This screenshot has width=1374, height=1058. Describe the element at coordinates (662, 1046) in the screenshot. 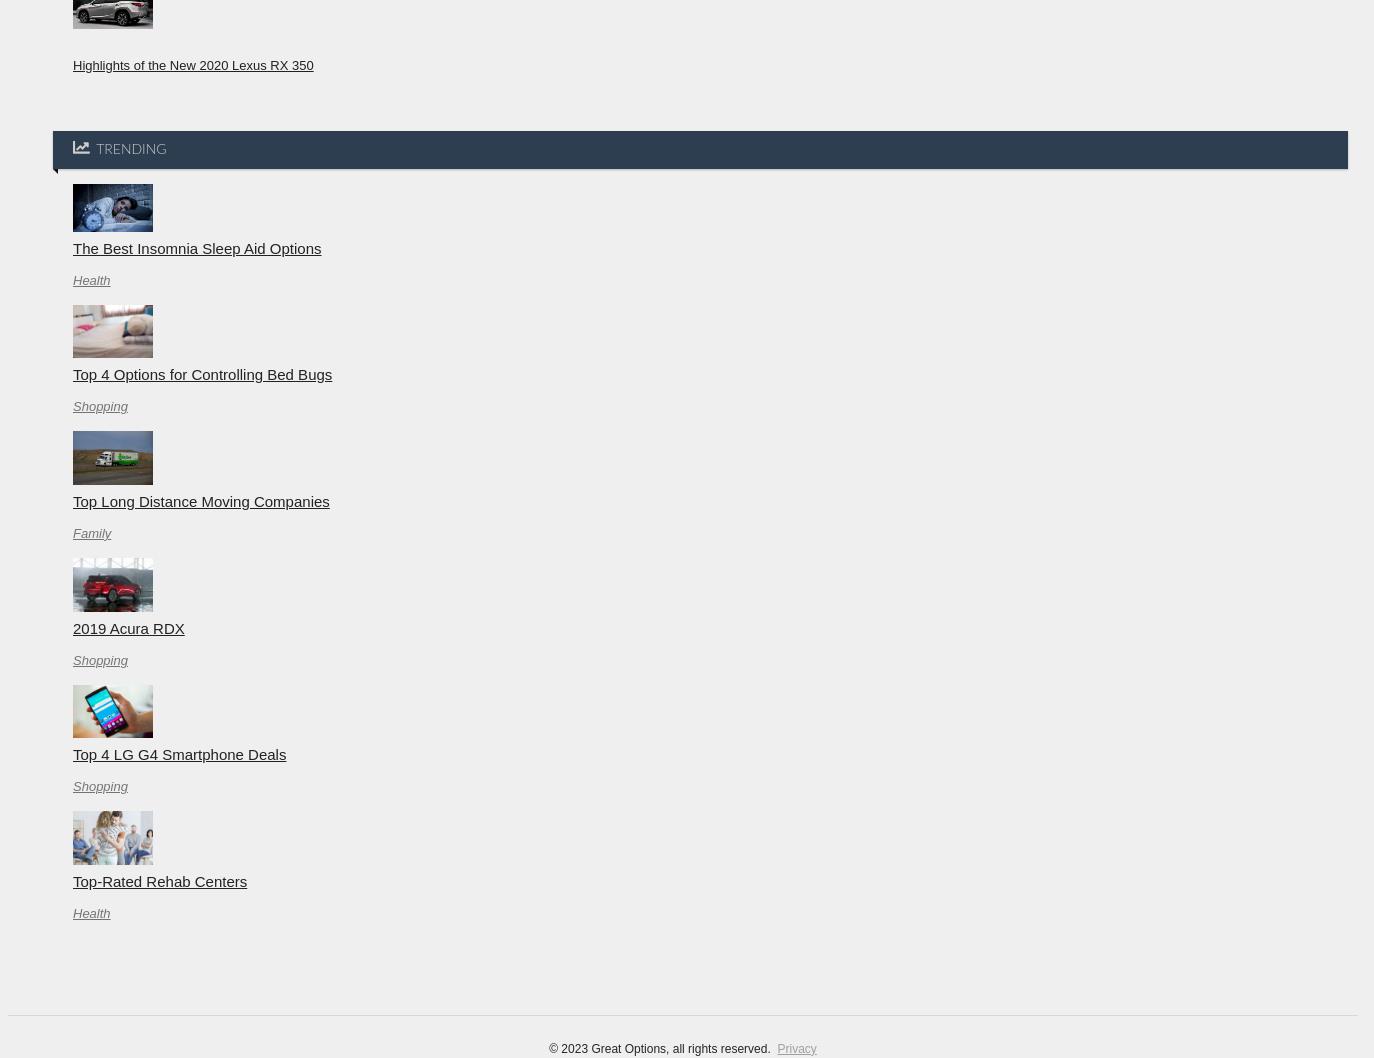

I see `'© 2023 Great Options, all rights reserved.'` at that location.